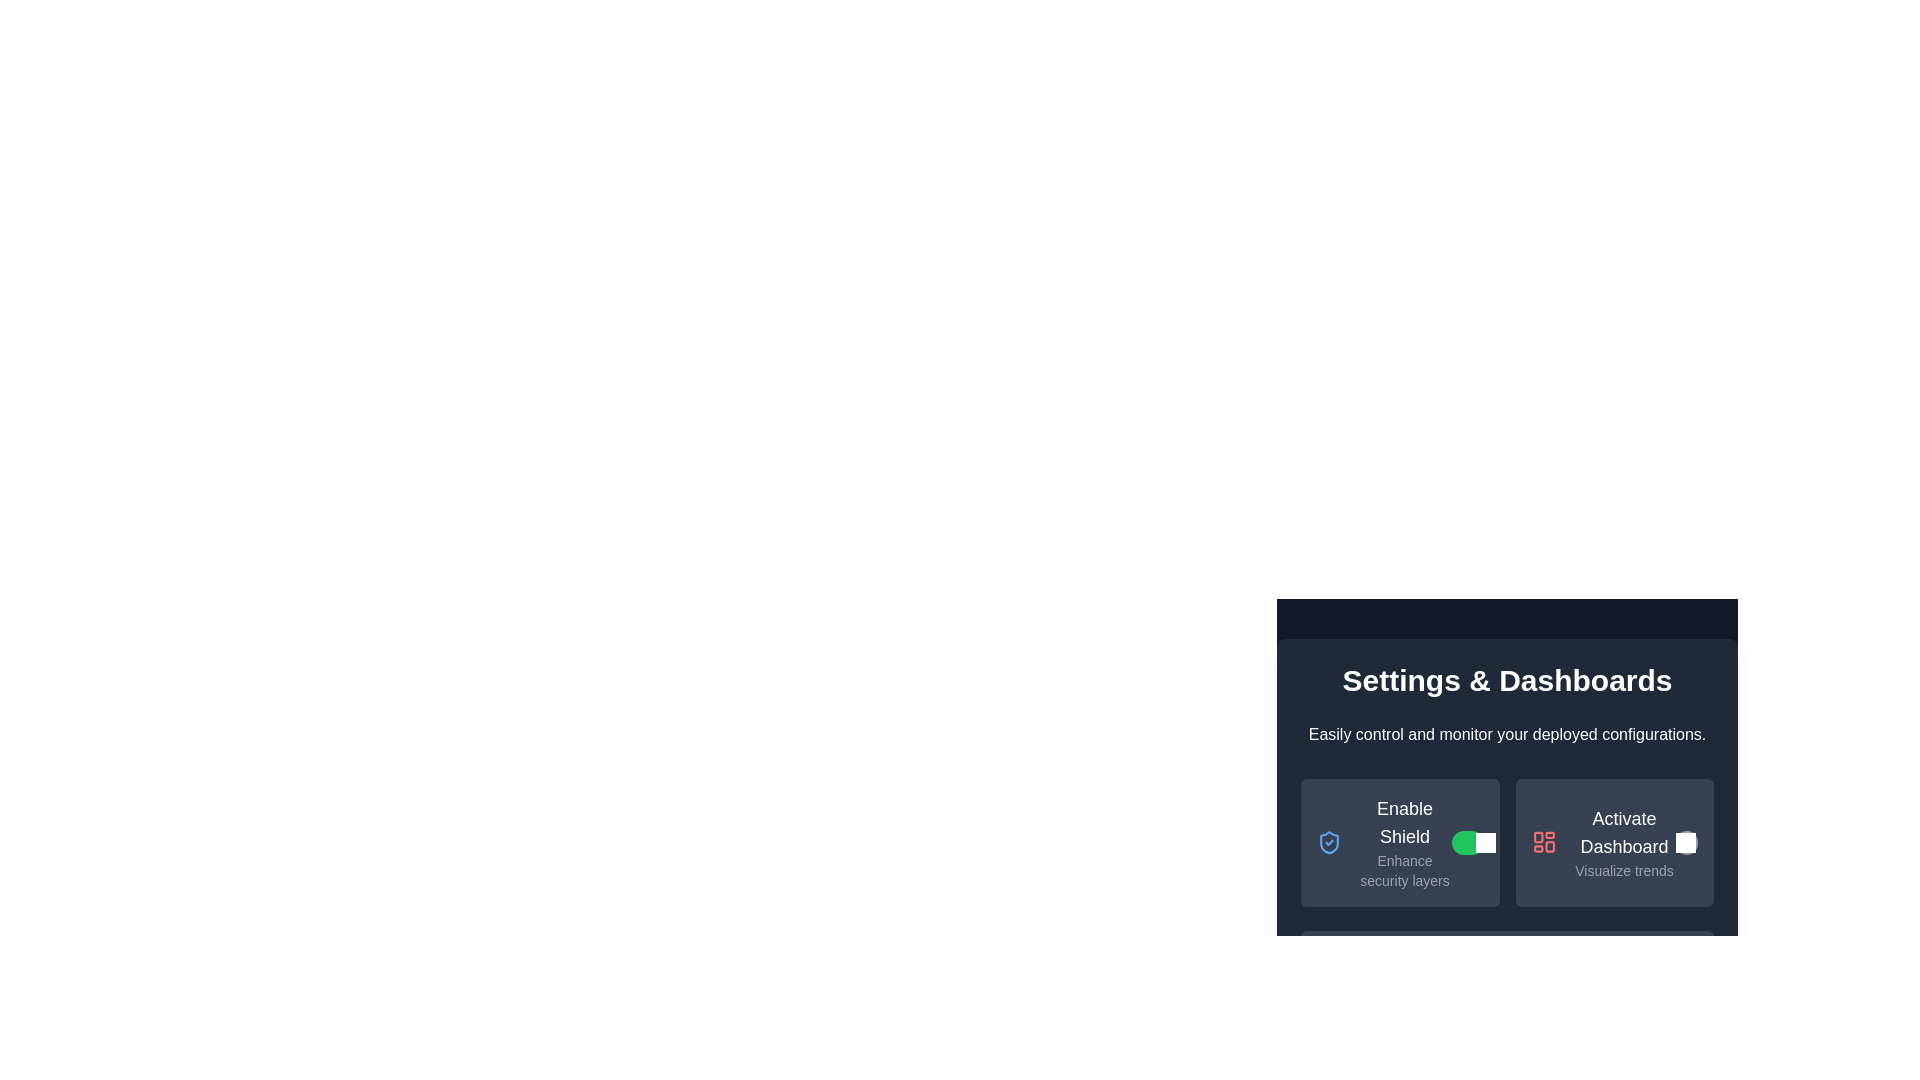  What do you see at coordinates (1329, 843) in the screenshot?
I see `the design of the shield icon representing the 'Enable Shield' functionality in the 'Settings & Dashboards' section, positioned near the 'Enable' and 'Shield' labels` at bounding box center [1329, 843].